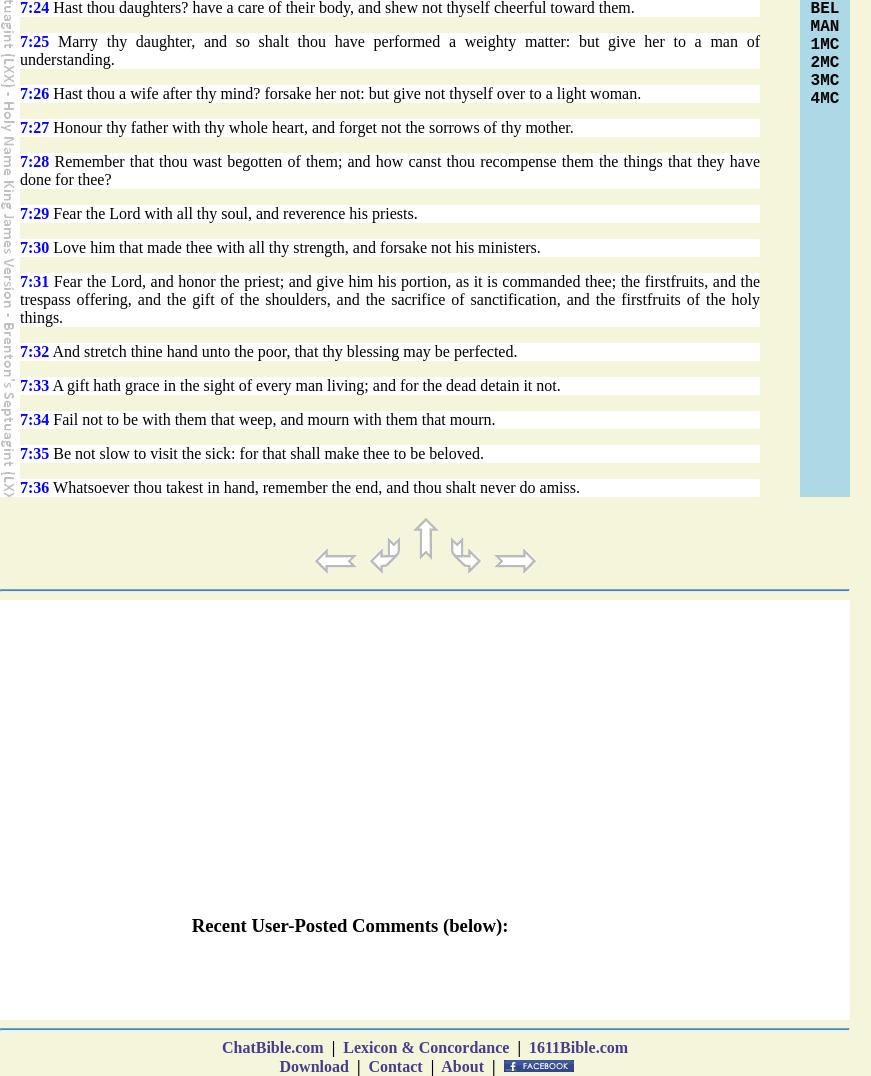 The height and width of the screenshot is (1076, 871). Describe the element at coordinates (232, 212) in the screenshot. I see `'Fear the Lord with all thy soul, and reverence his priests.'` at that location.